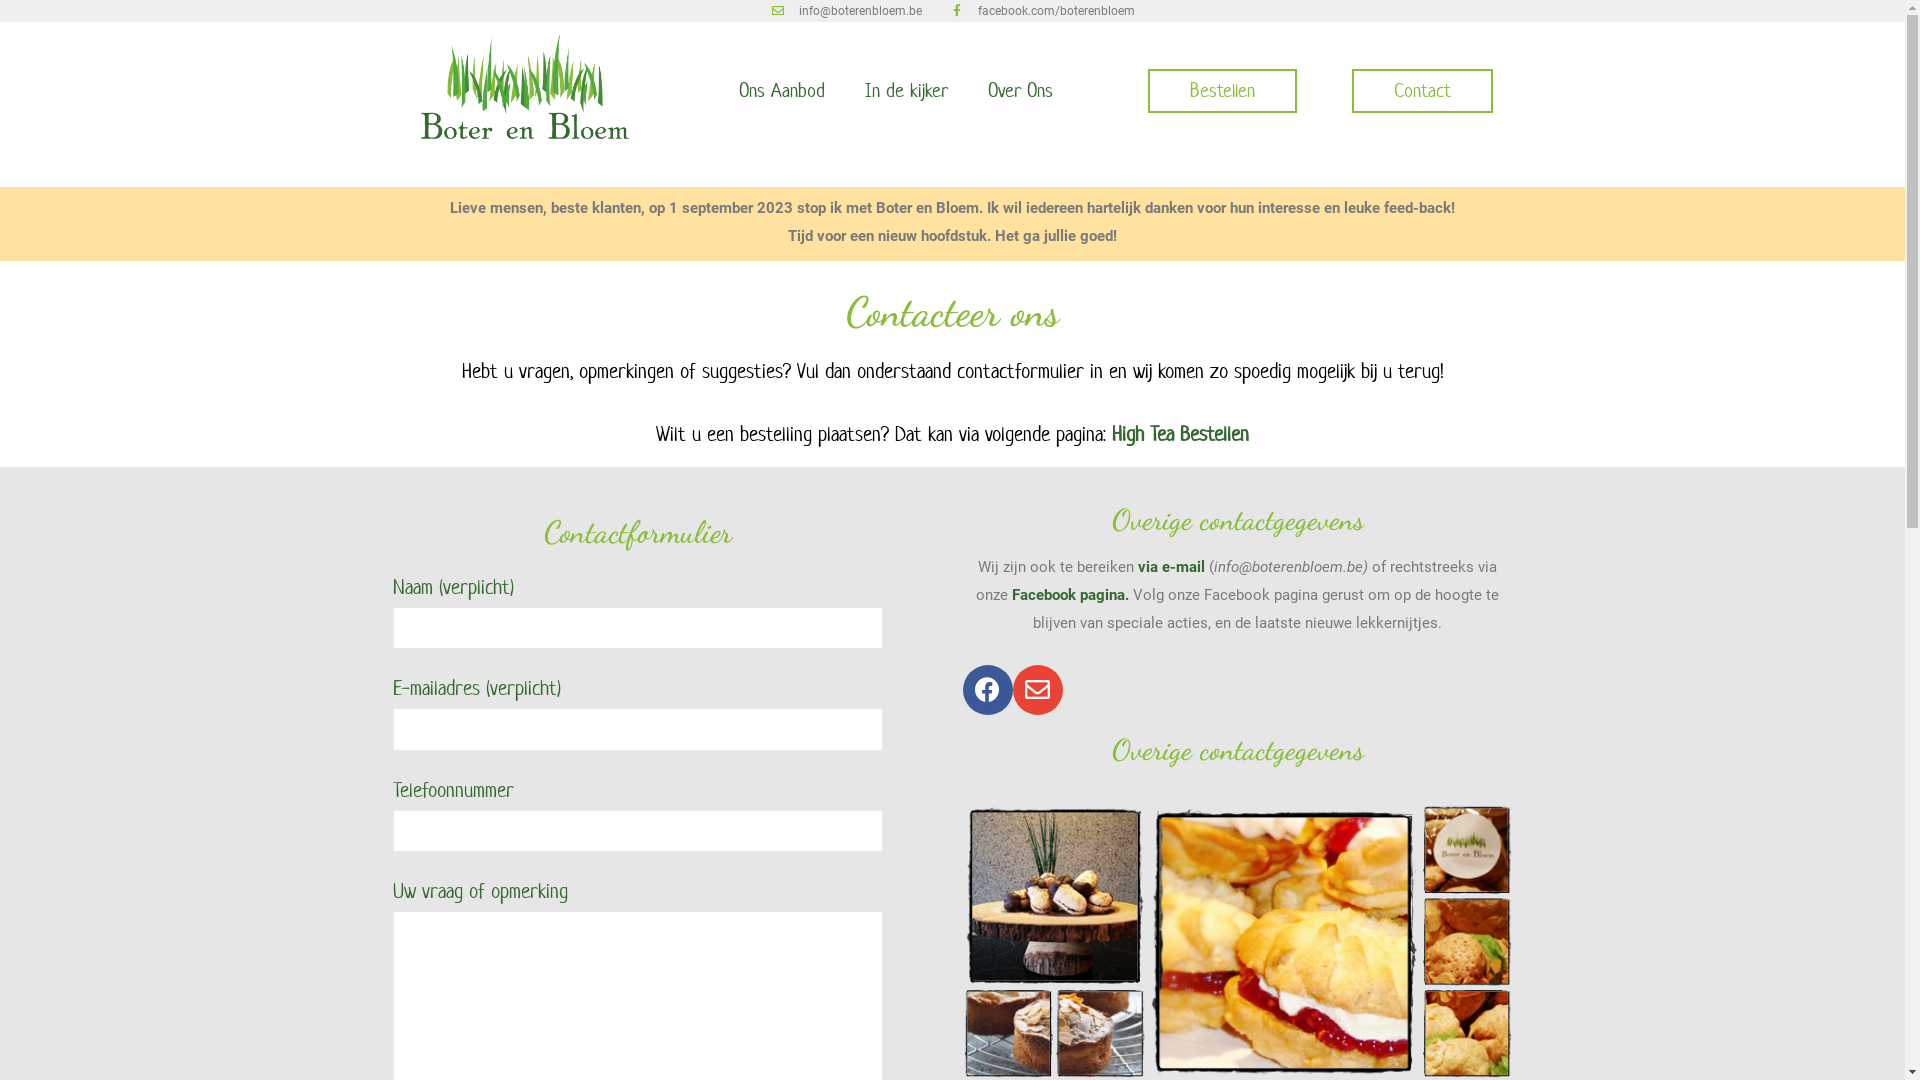 The width and height of the screenshot is (1920, 1080). Describe the element at coordinates (1069, 593) in the screenshot. I see `'Facebook pagina.'` at that location.